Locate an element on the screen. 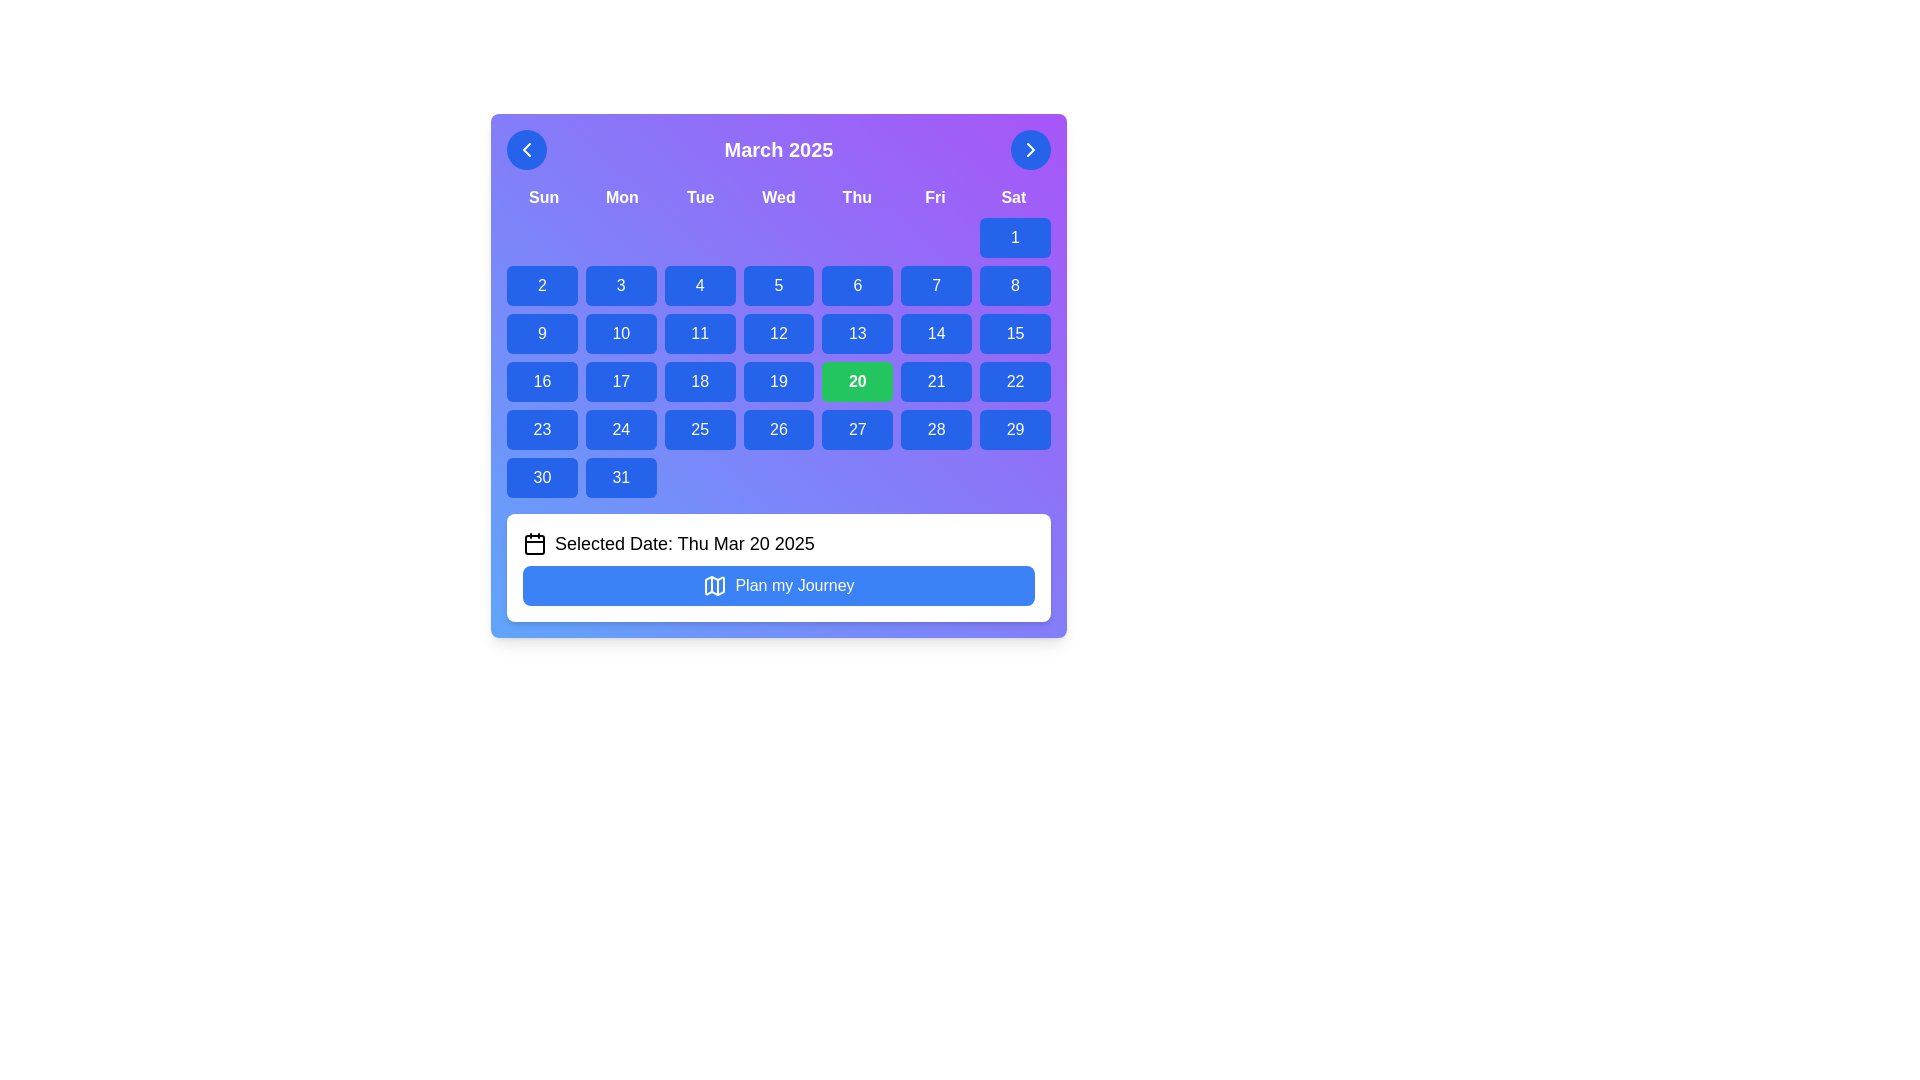  the button representing the day number '24' in the calendar grid layout is located at coordinates (620, 428).